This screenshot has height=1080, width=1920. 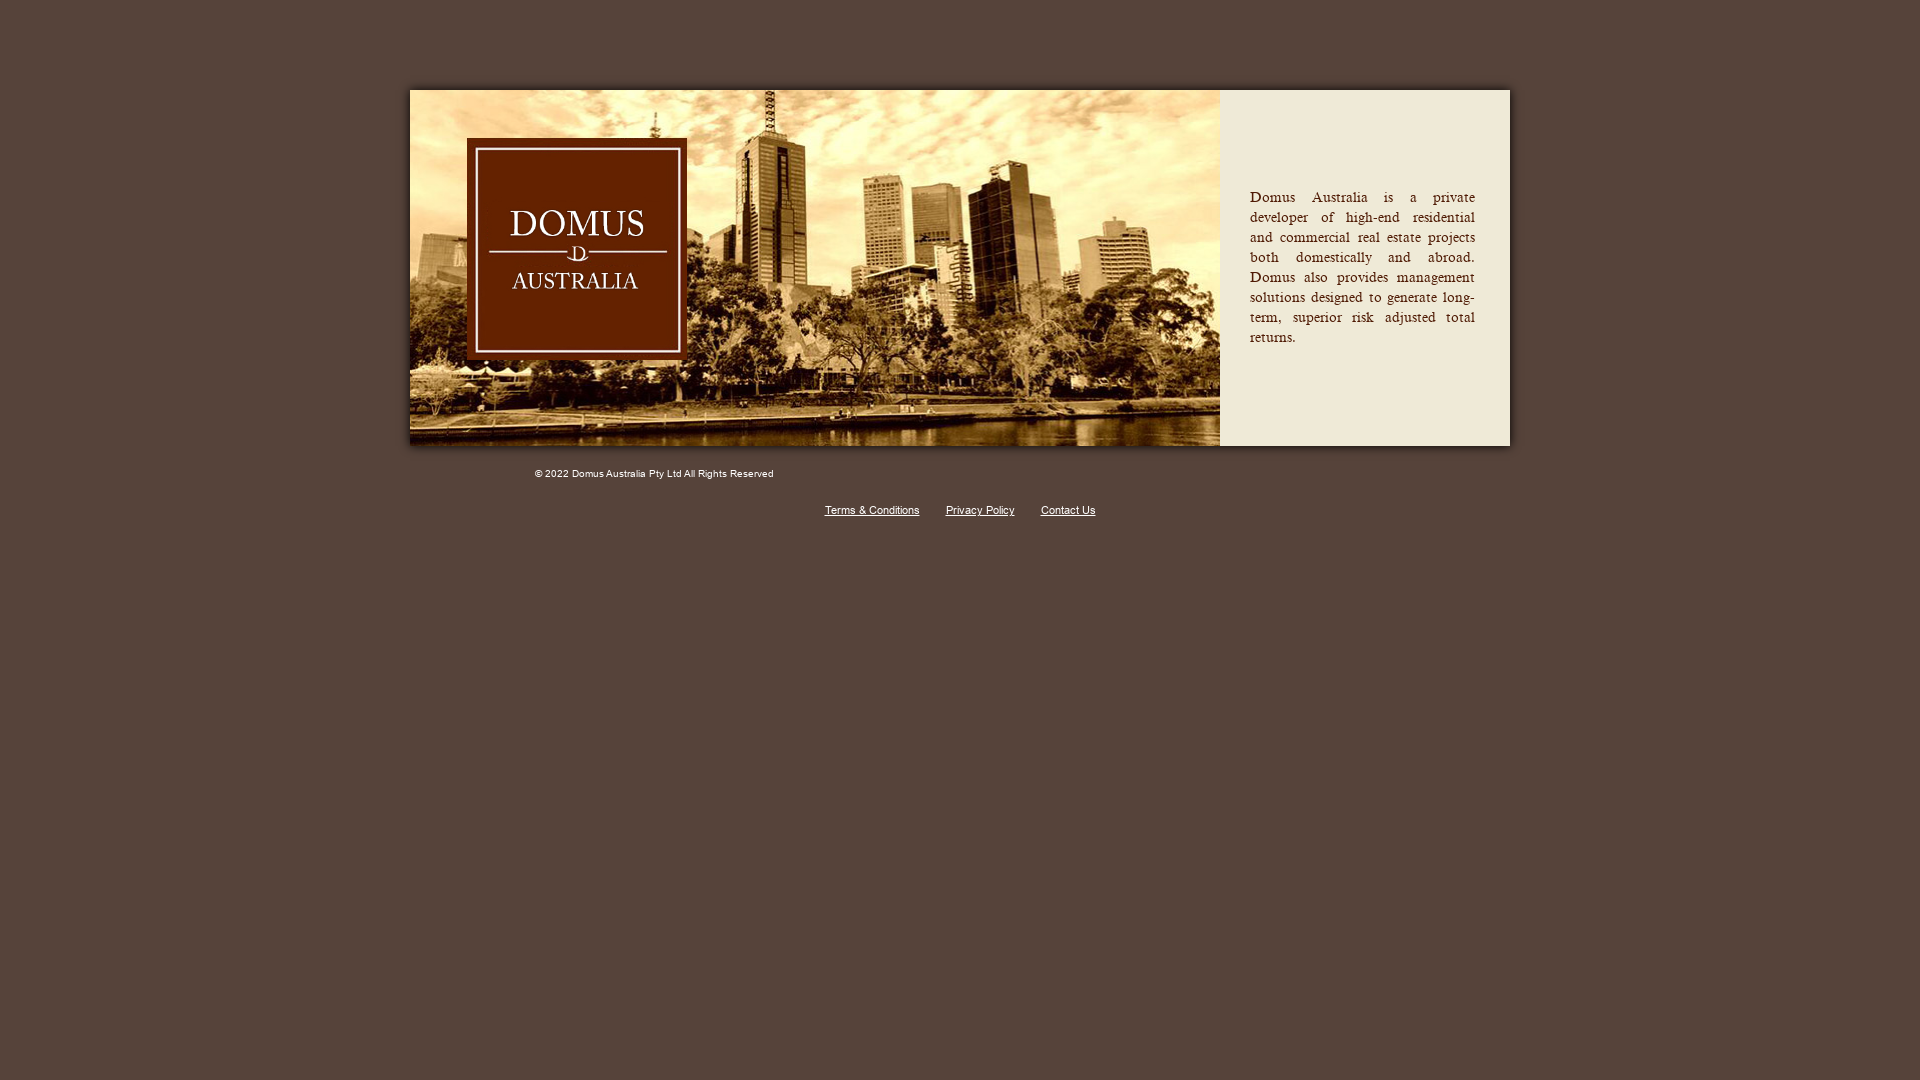 What do you see at coordinates (1066, 508) in the screenshot?
I see `'Contact Us'` at bounding box center [1066, 508].